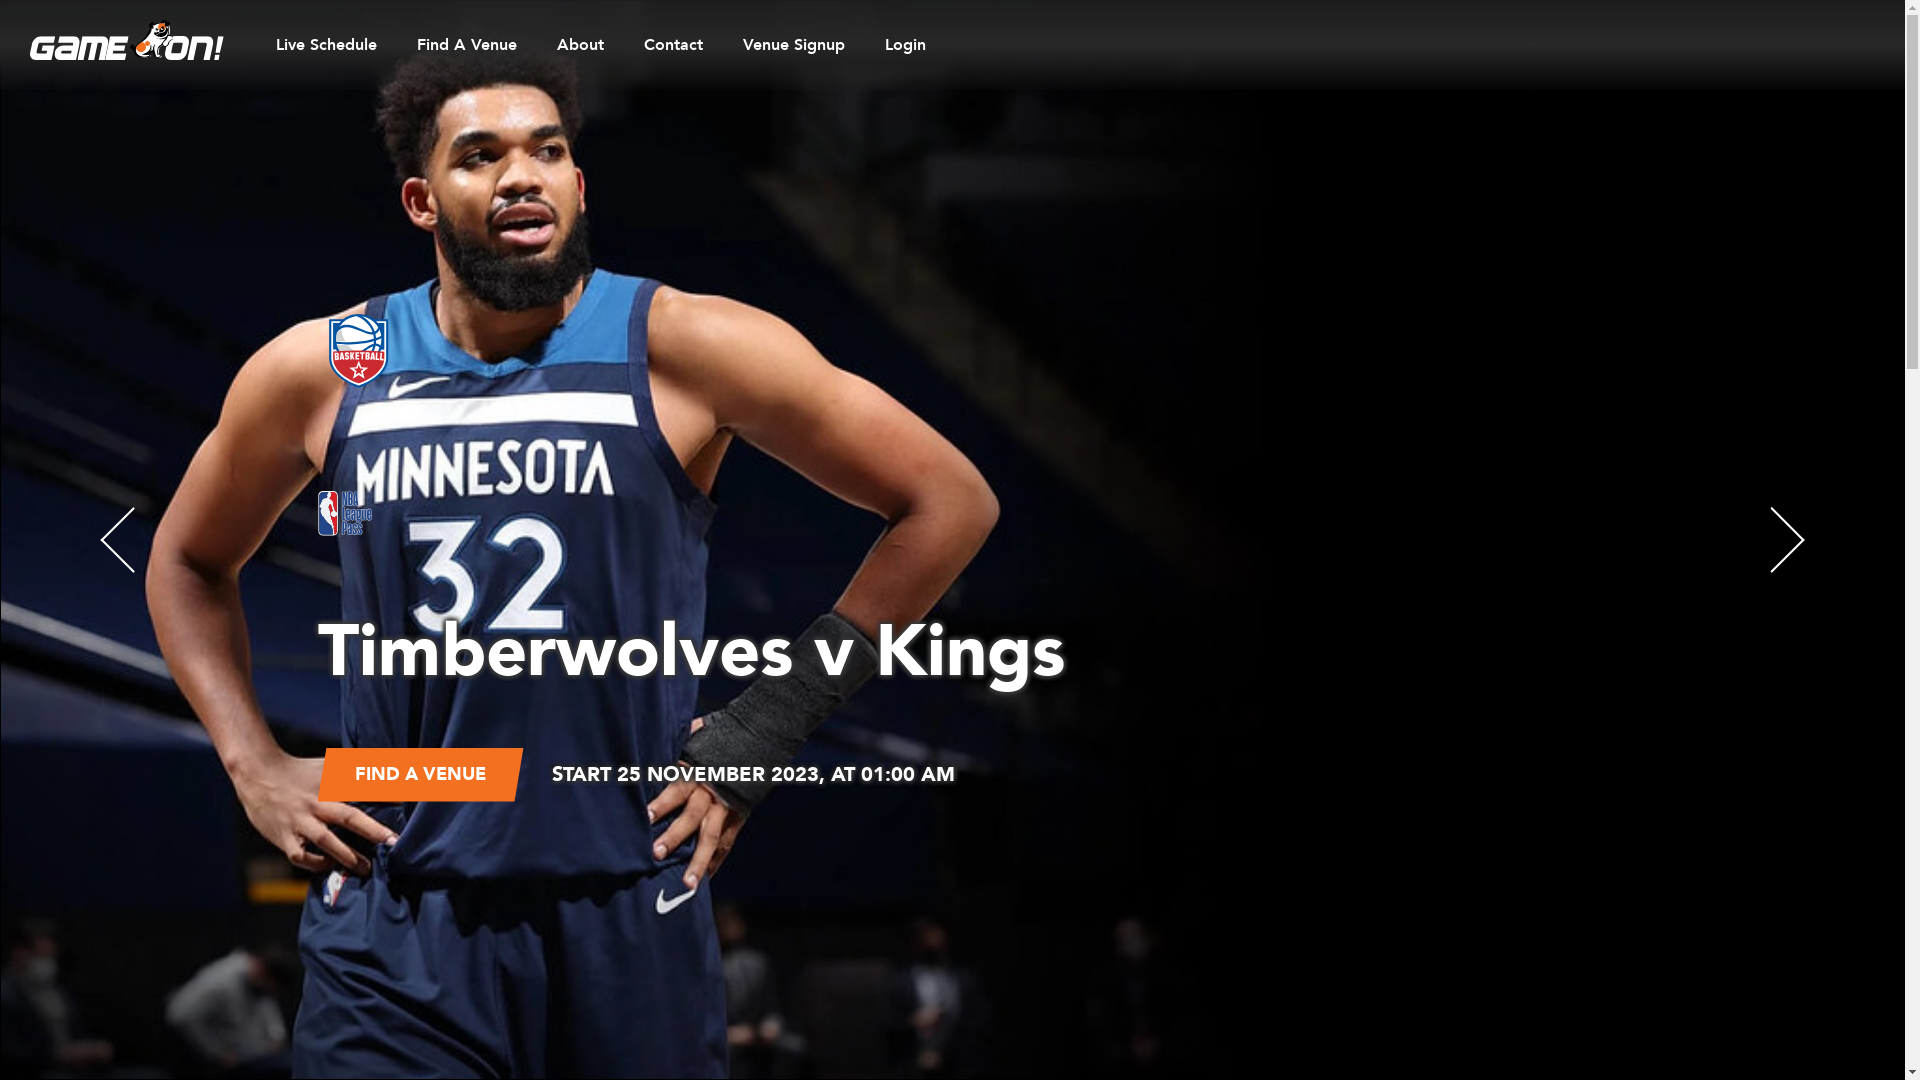 Image resolution: width=1920 pixels, height=1080 pixels. I want to click on 'Game On Home page', so click(125, 39).